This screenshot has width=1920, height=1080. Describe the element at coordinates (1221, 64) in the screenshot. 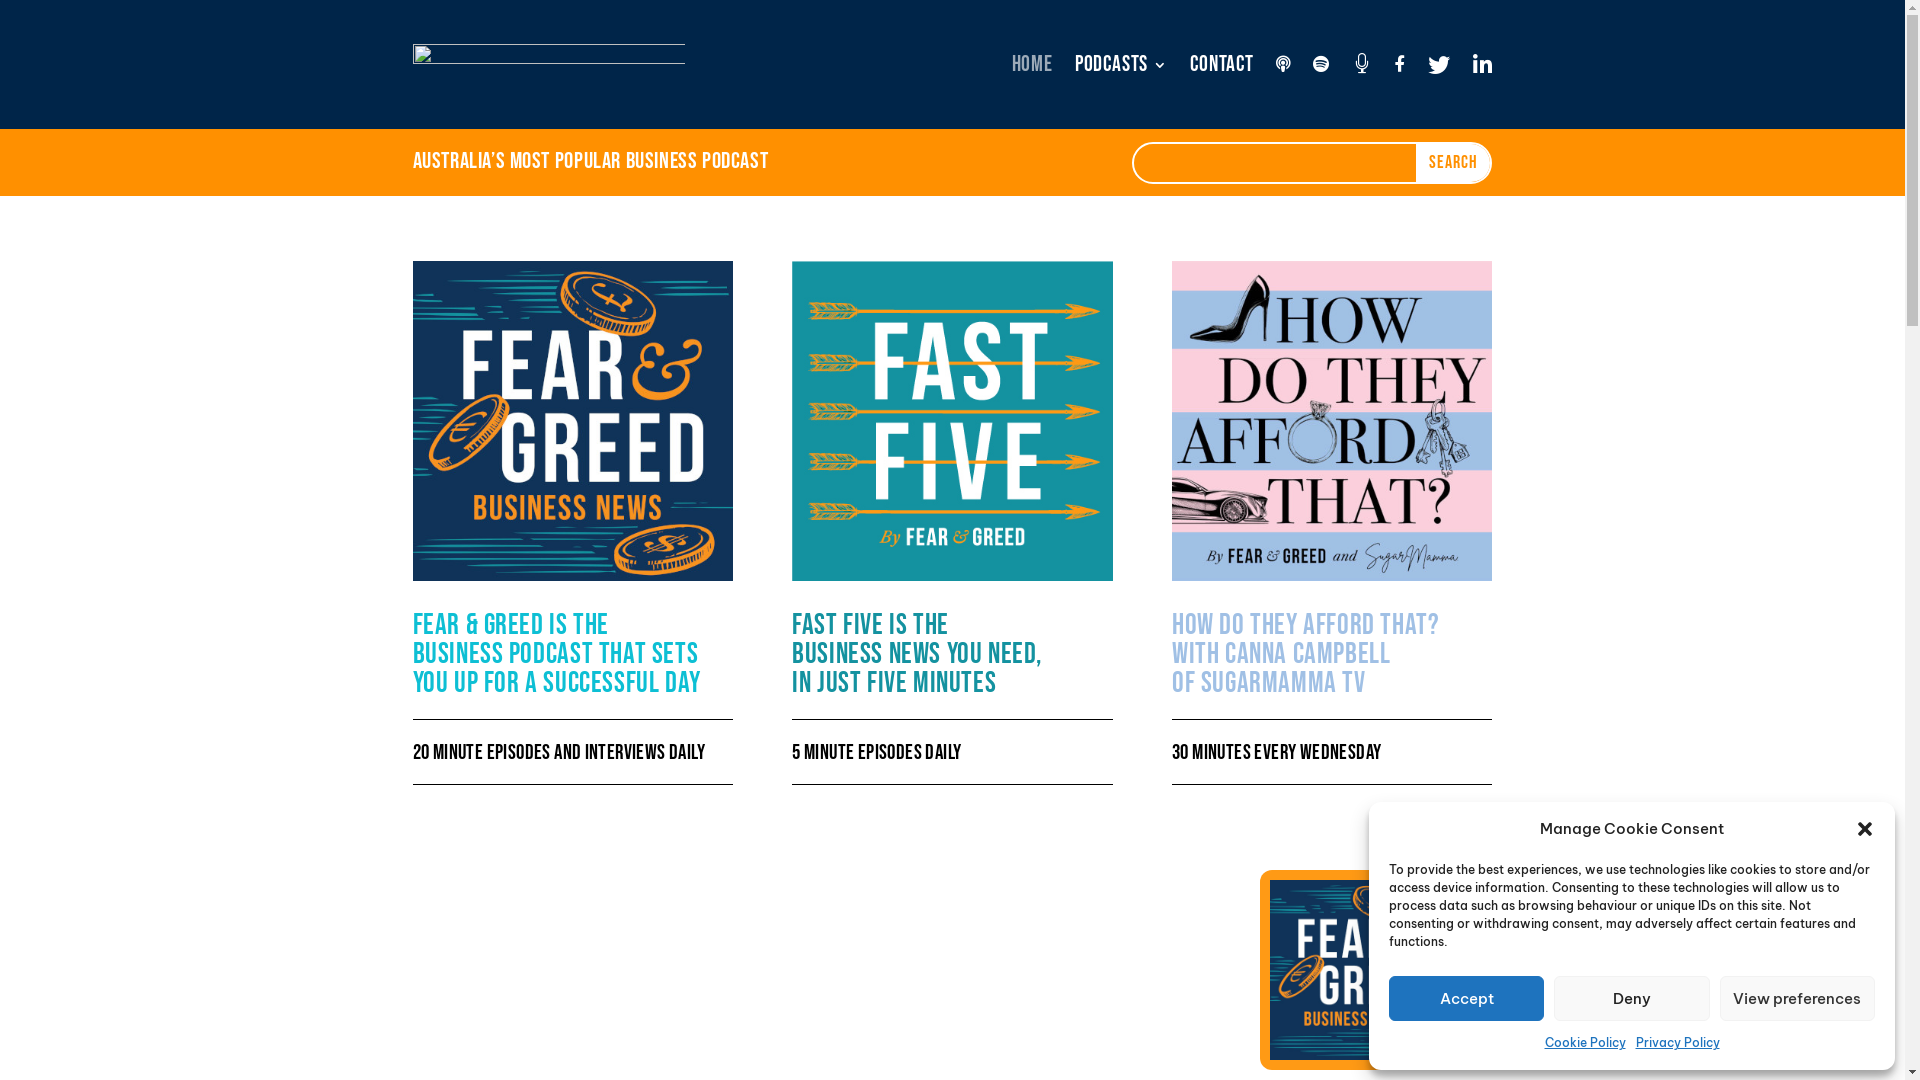

I see `'Contact'` at that location.